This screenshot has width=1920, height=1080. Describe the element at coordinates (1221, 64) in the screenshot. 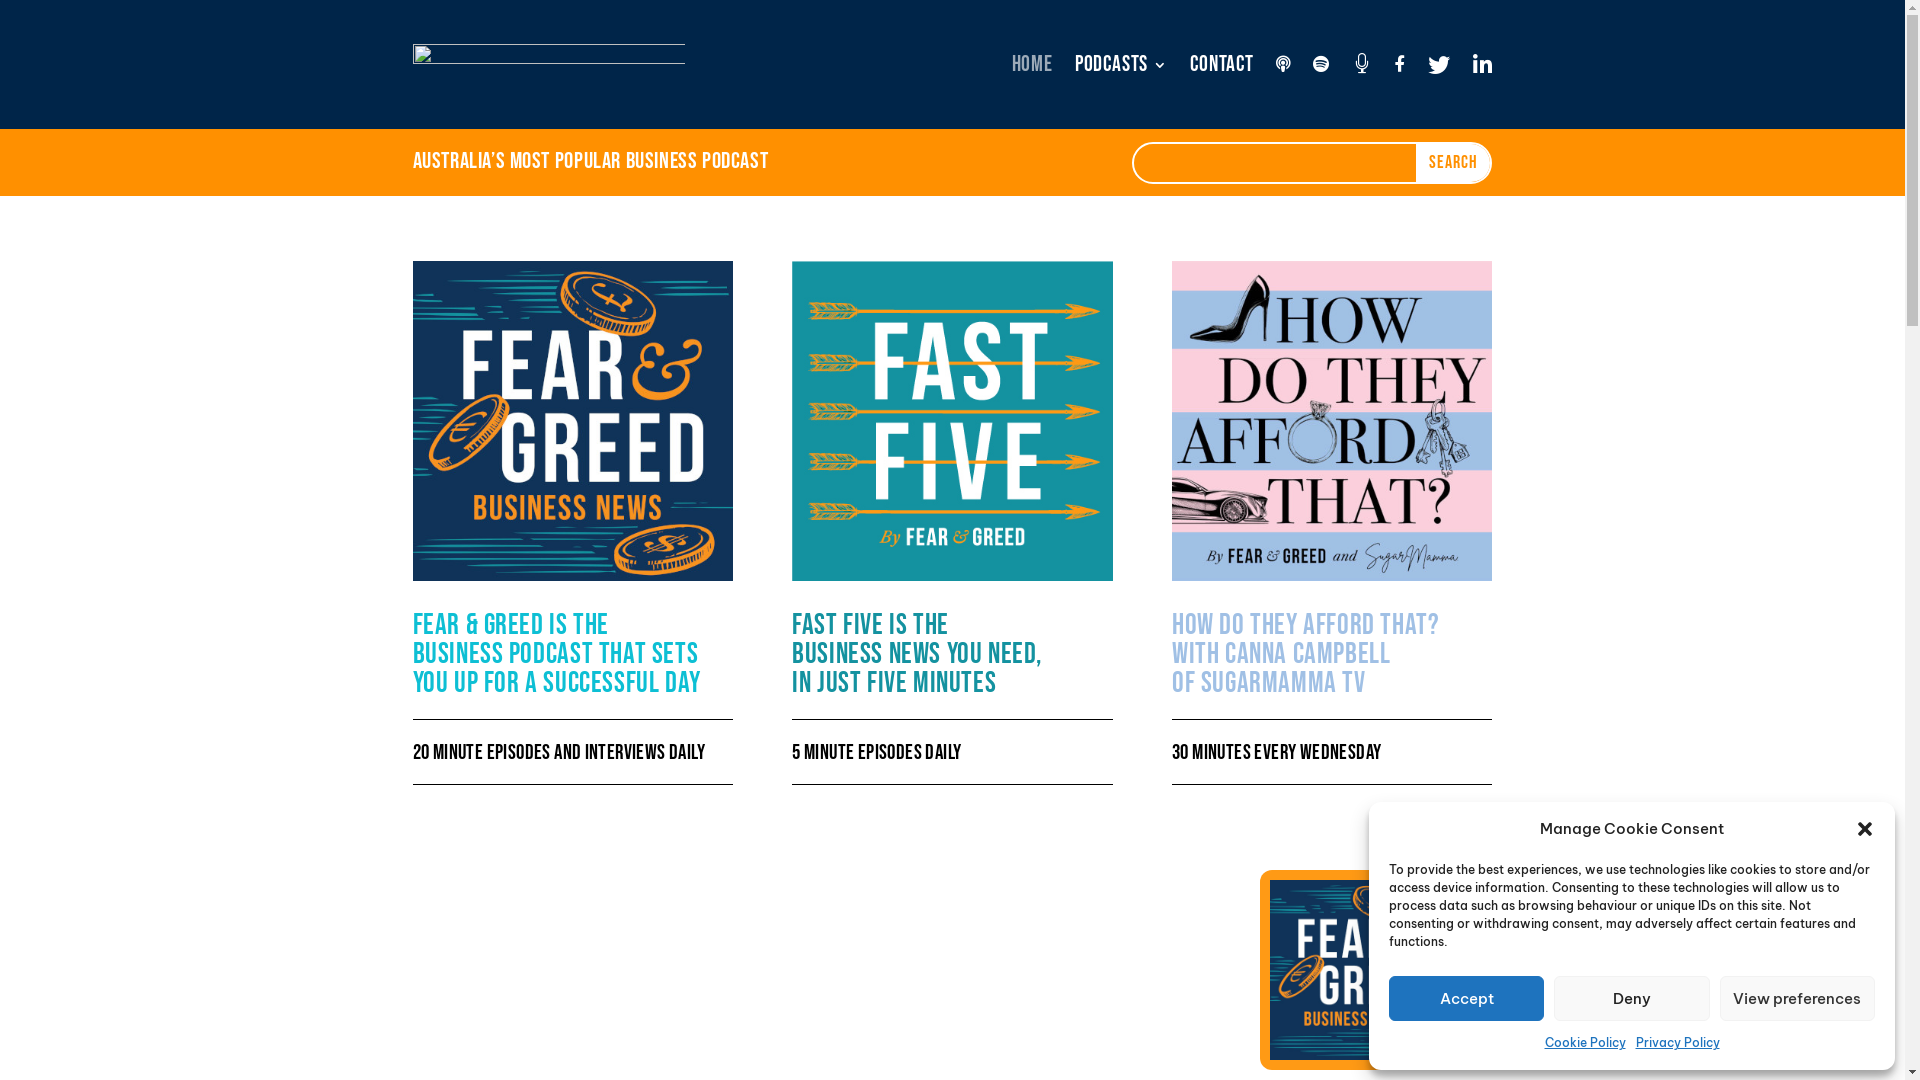

I see `'Contact'` at that location.